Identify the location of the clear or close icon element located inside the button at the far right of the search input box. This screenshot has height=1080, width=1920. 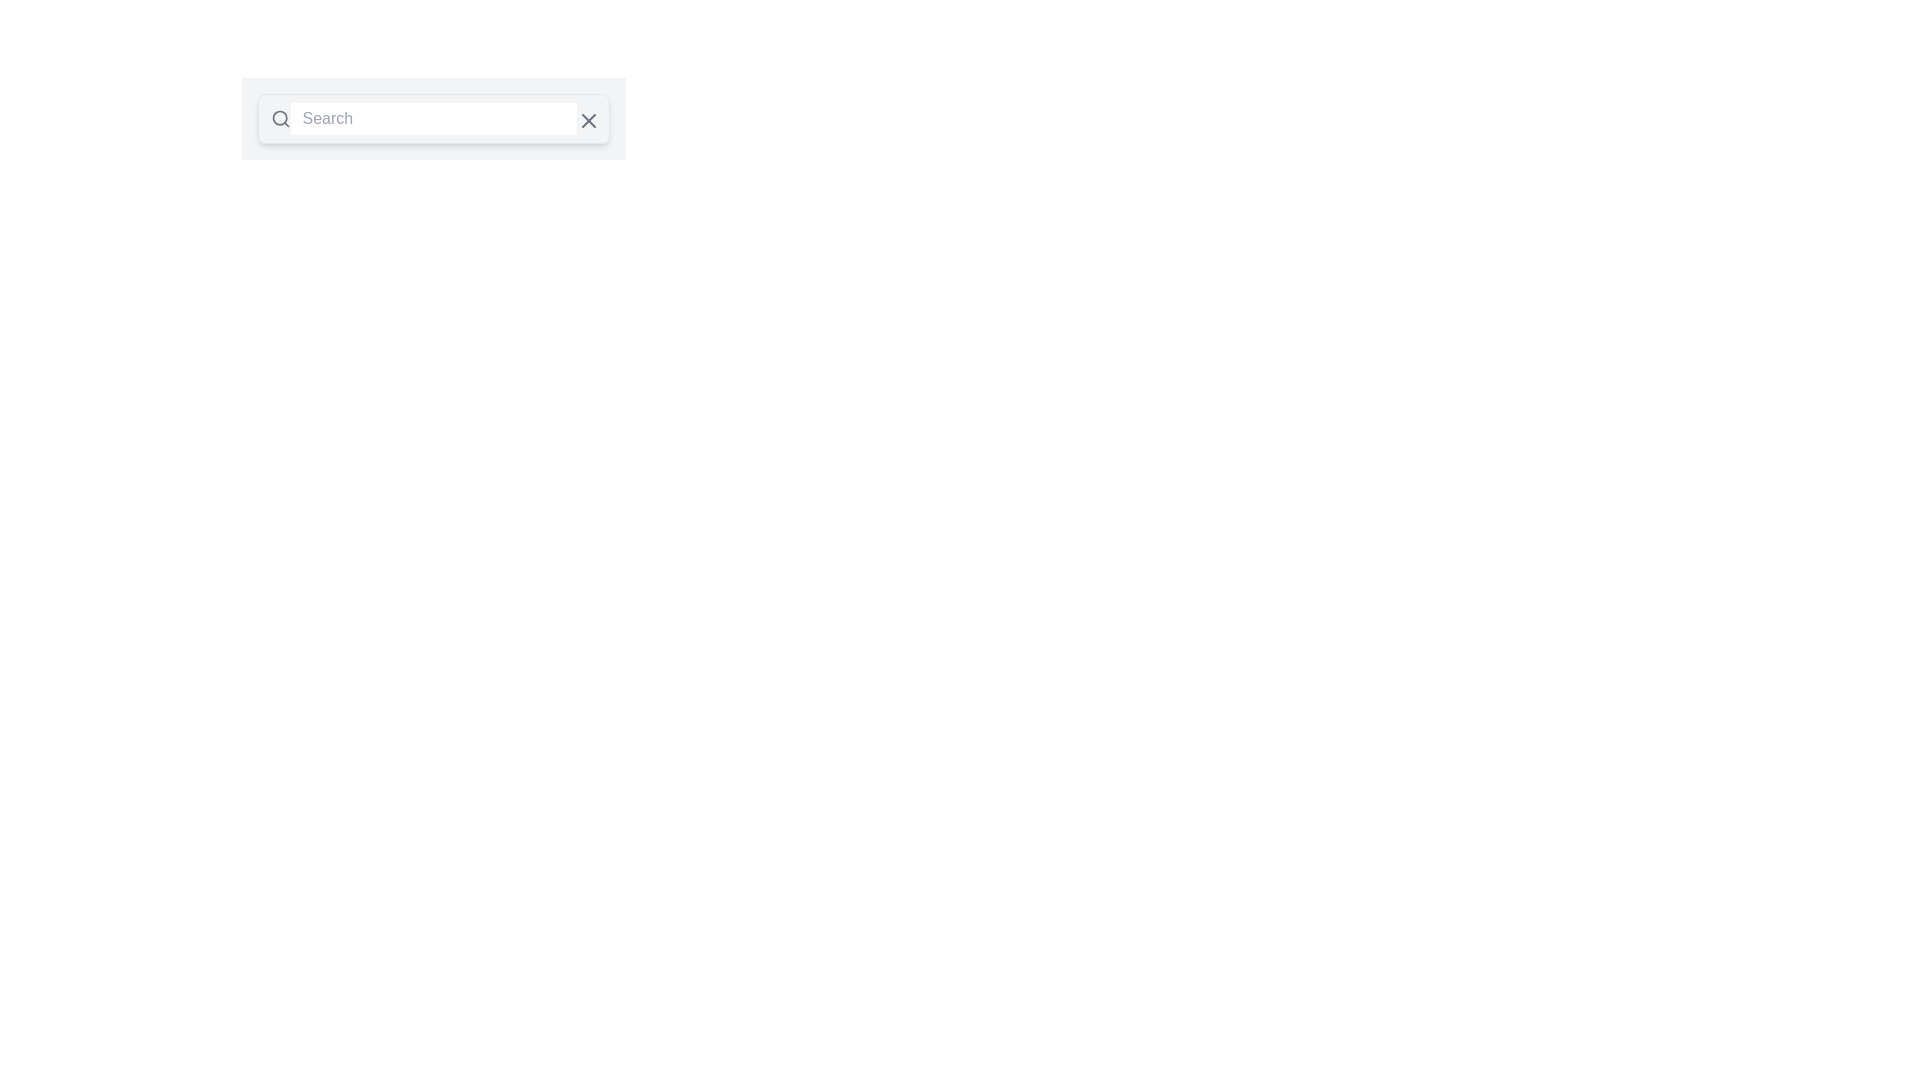
(587, 120).